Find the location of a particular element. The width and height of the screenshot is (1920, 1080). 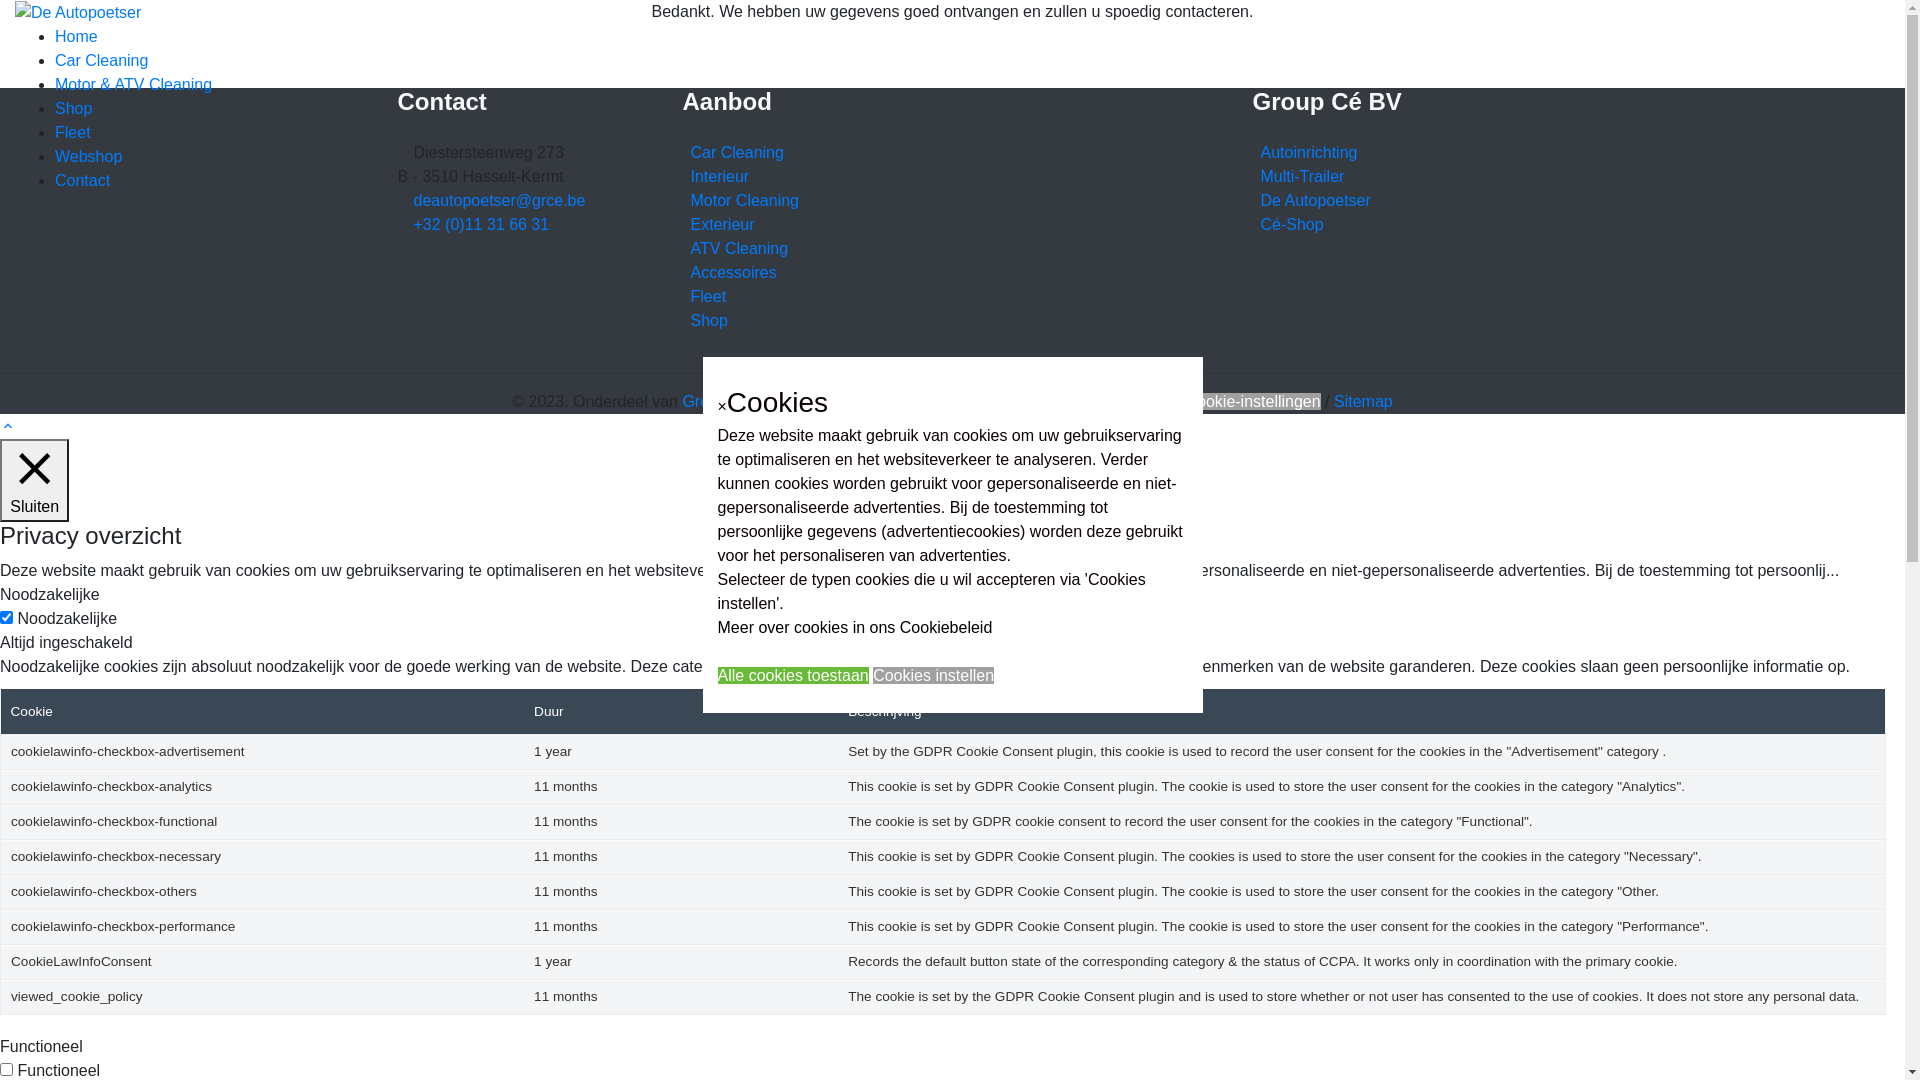

'Accessoires' is located at coordinates (681, 272).